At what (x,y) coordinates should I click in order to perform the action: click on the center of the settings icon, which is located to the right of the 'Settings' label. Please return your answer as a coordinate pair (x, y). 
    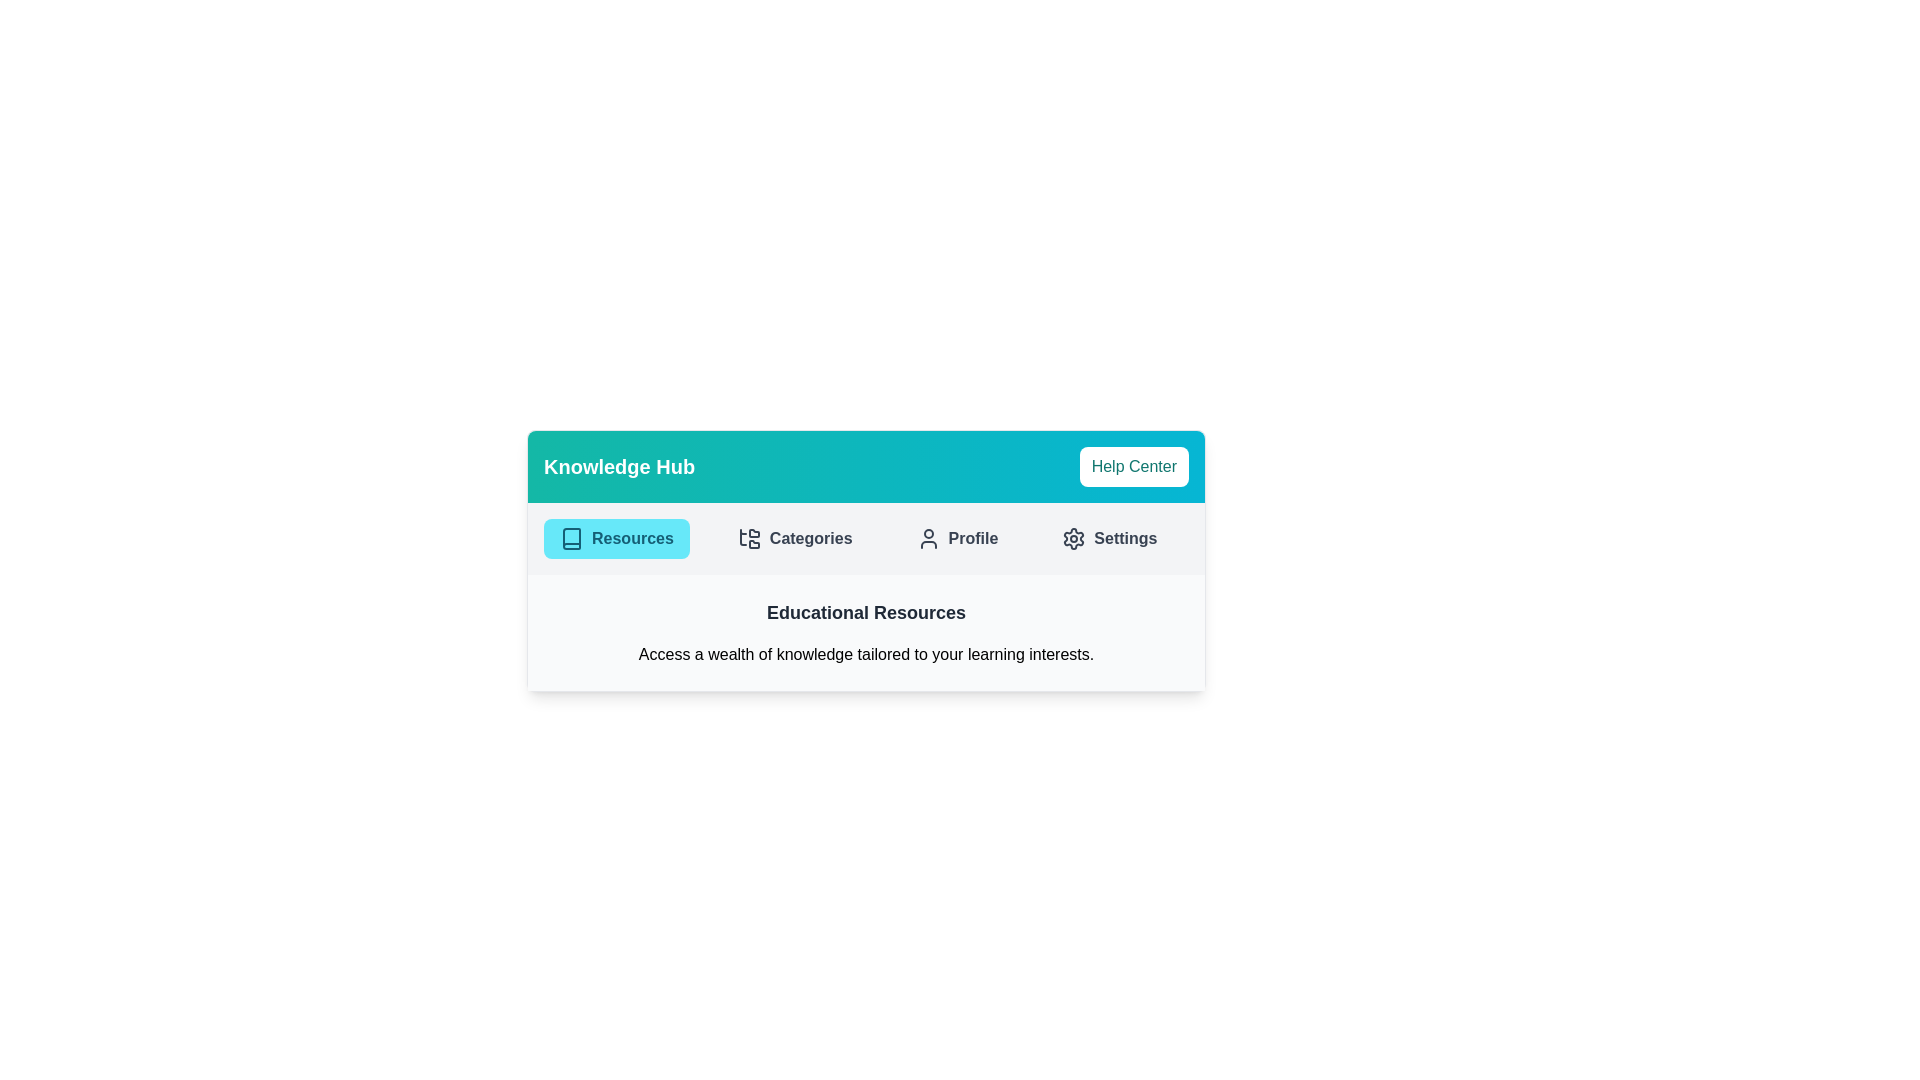
    Looking at the image, I should click on (1073, 538).